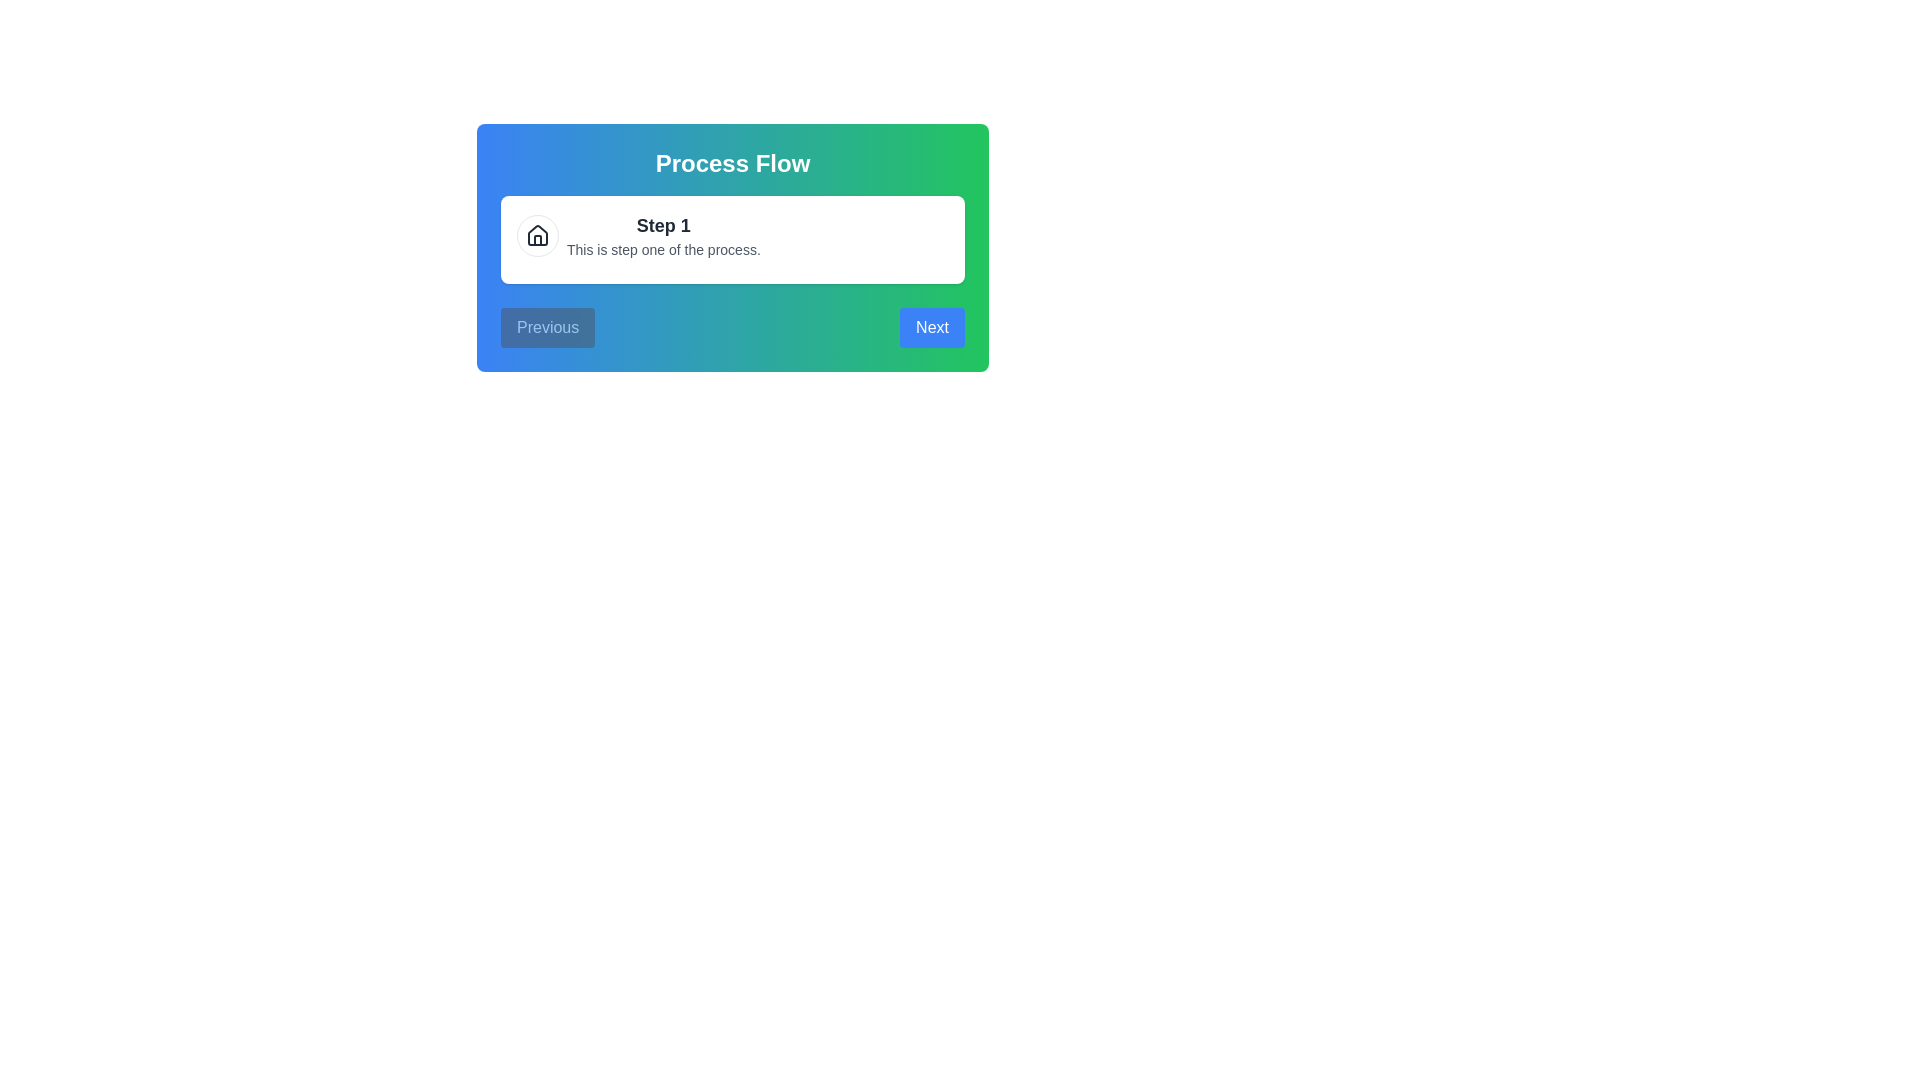 The height and width of the screenshot is (1080, 1920). Describe the element at coordinates (548, 326) in the screenshot. I see `the 'Previous' button, which is a rectangular button with white text on a gray background, located at the left side of a two-button group in the 'Process Flow' panel` at that location.